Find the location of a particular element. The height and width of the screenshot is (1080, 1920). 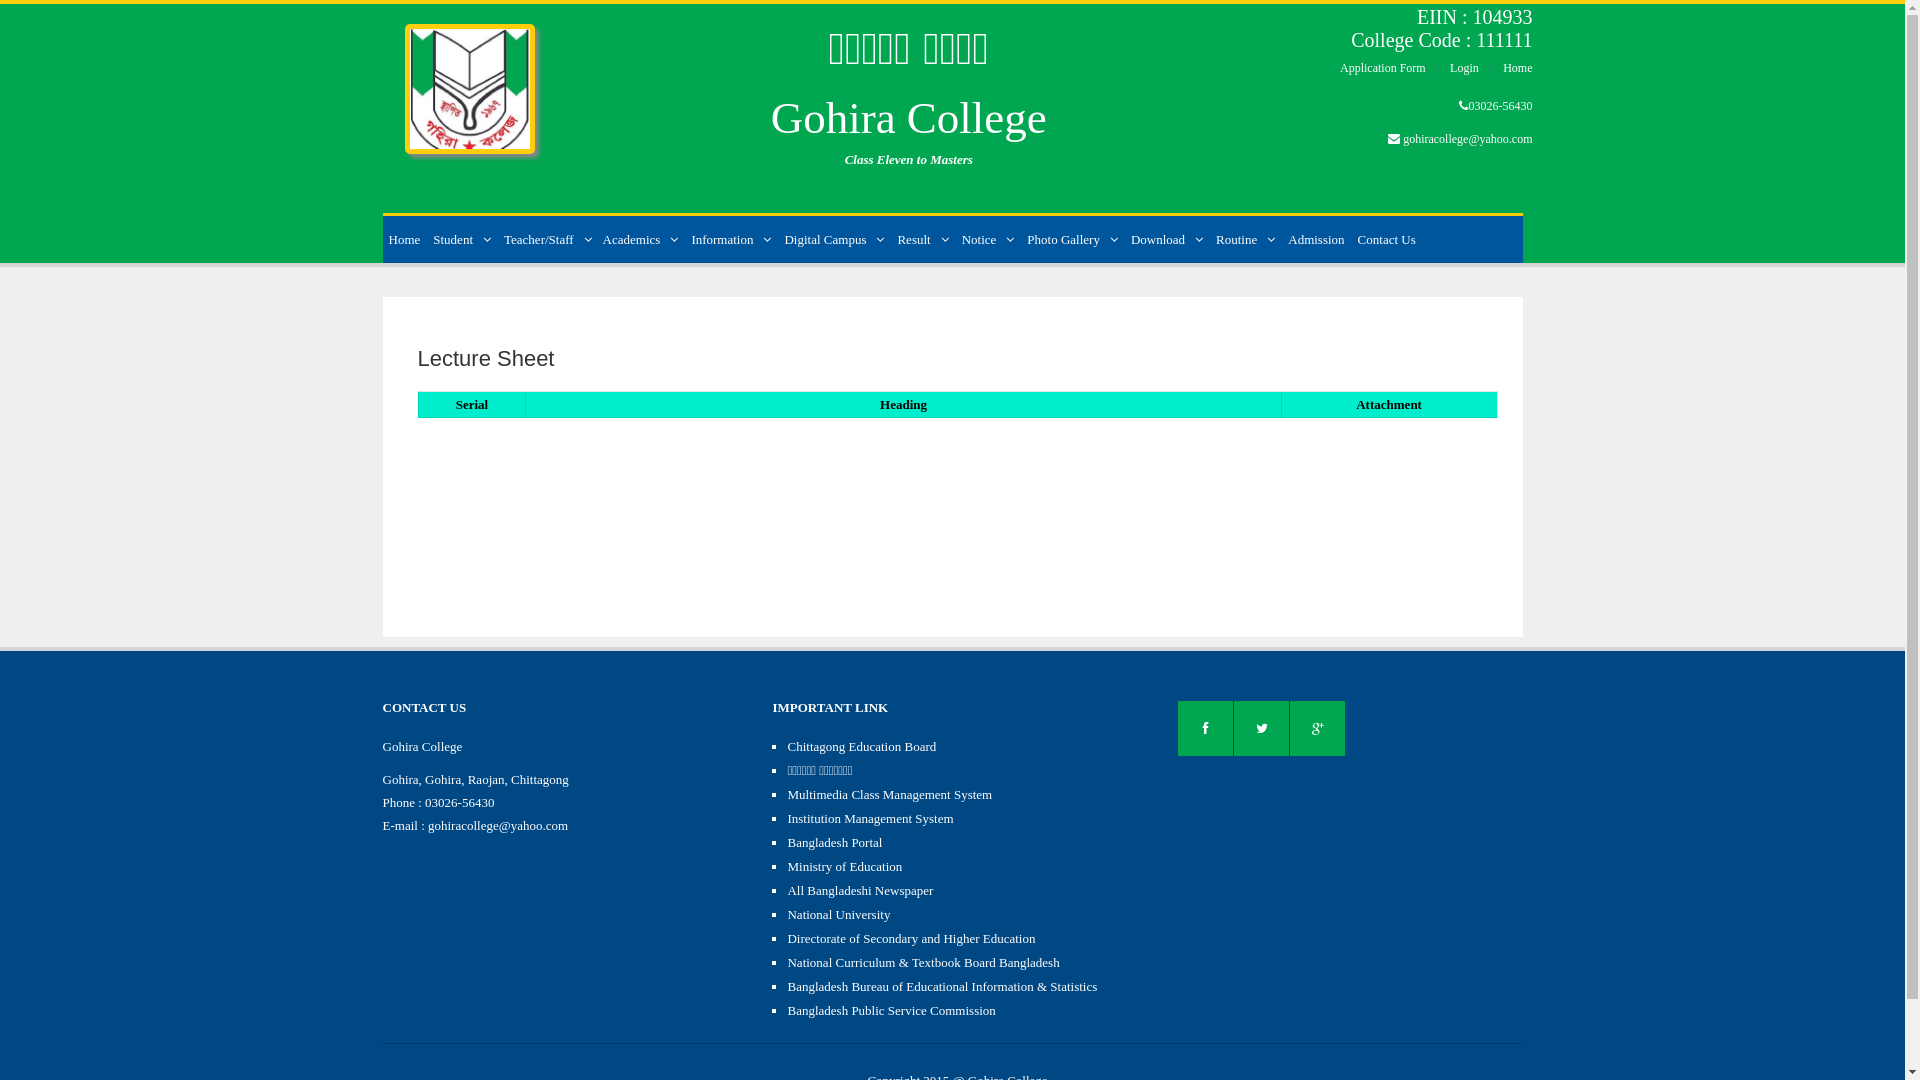

'Bangladesh Public Service Commission' is located at coordinates (890, 1010).